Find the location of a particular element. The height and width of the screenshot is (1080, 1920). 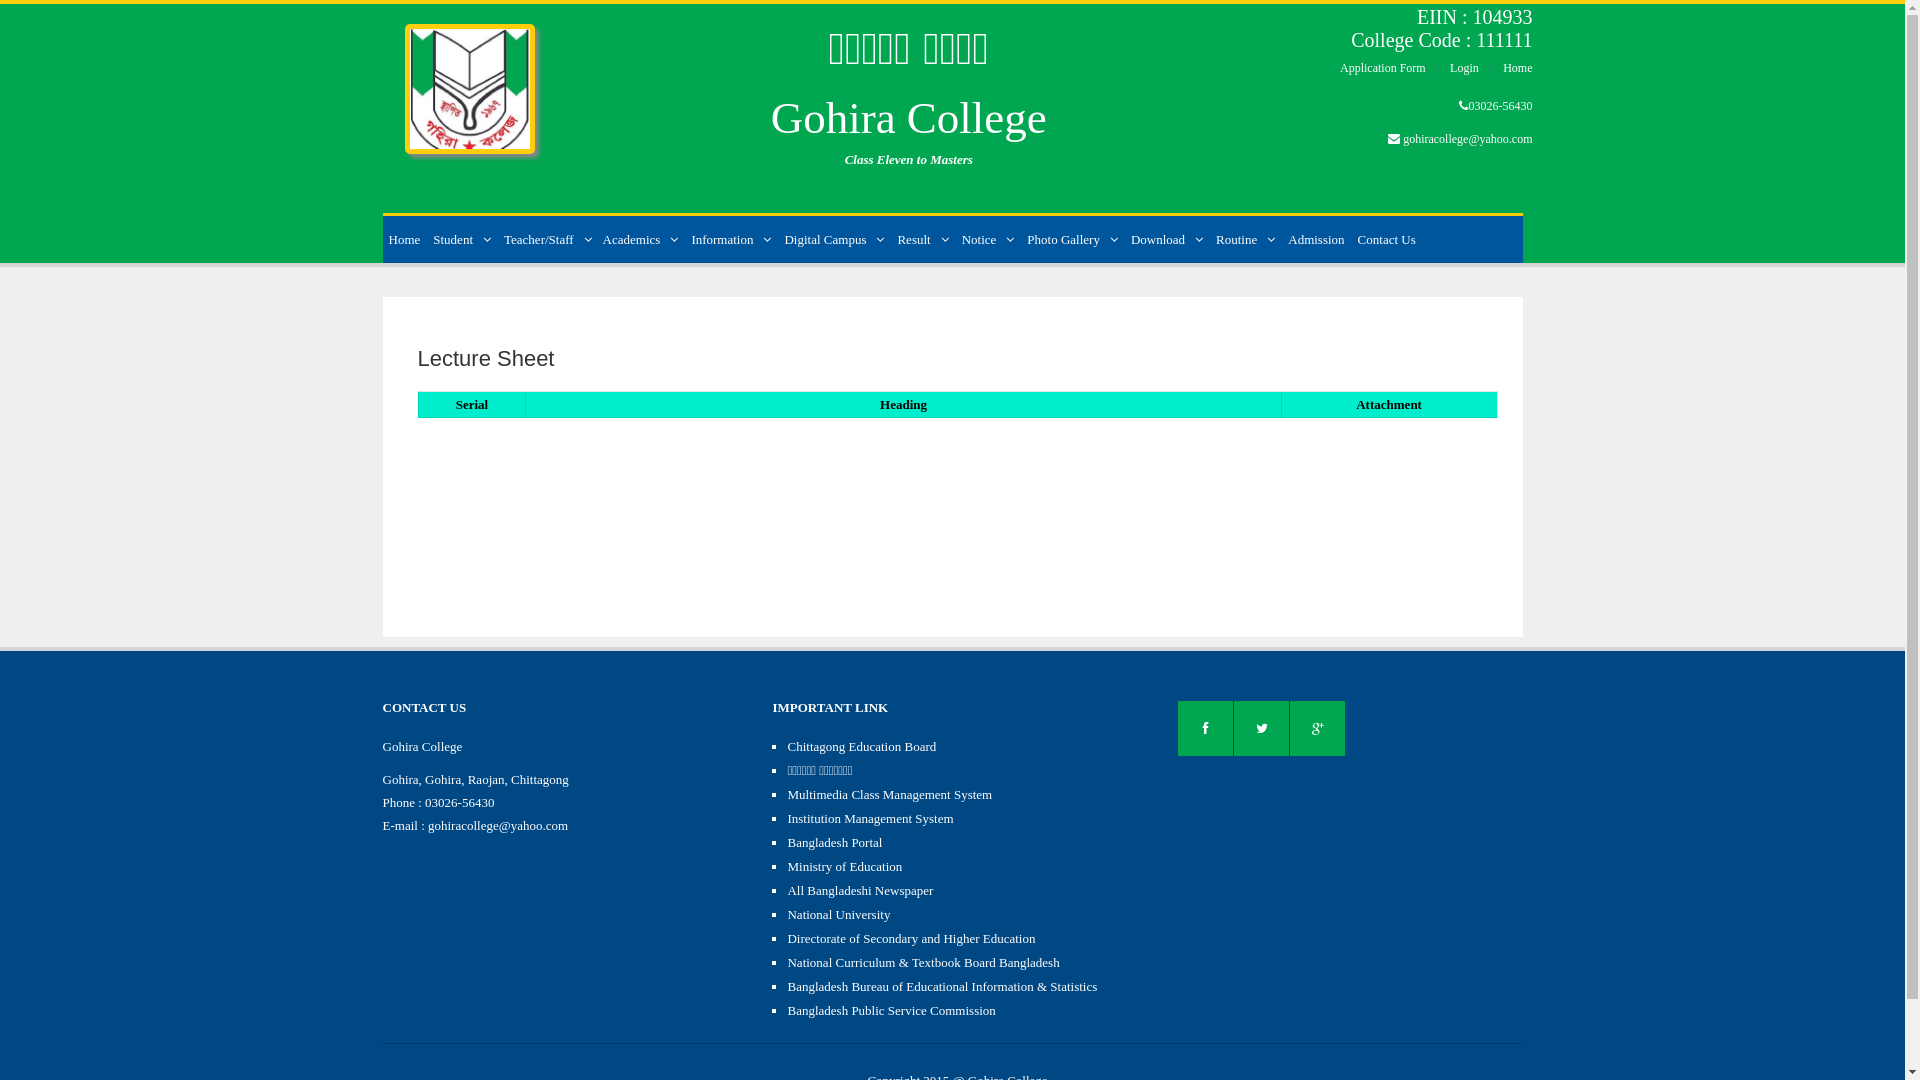

'Bangladesh Public Service Commission' is located at coordinates (890, 1010).